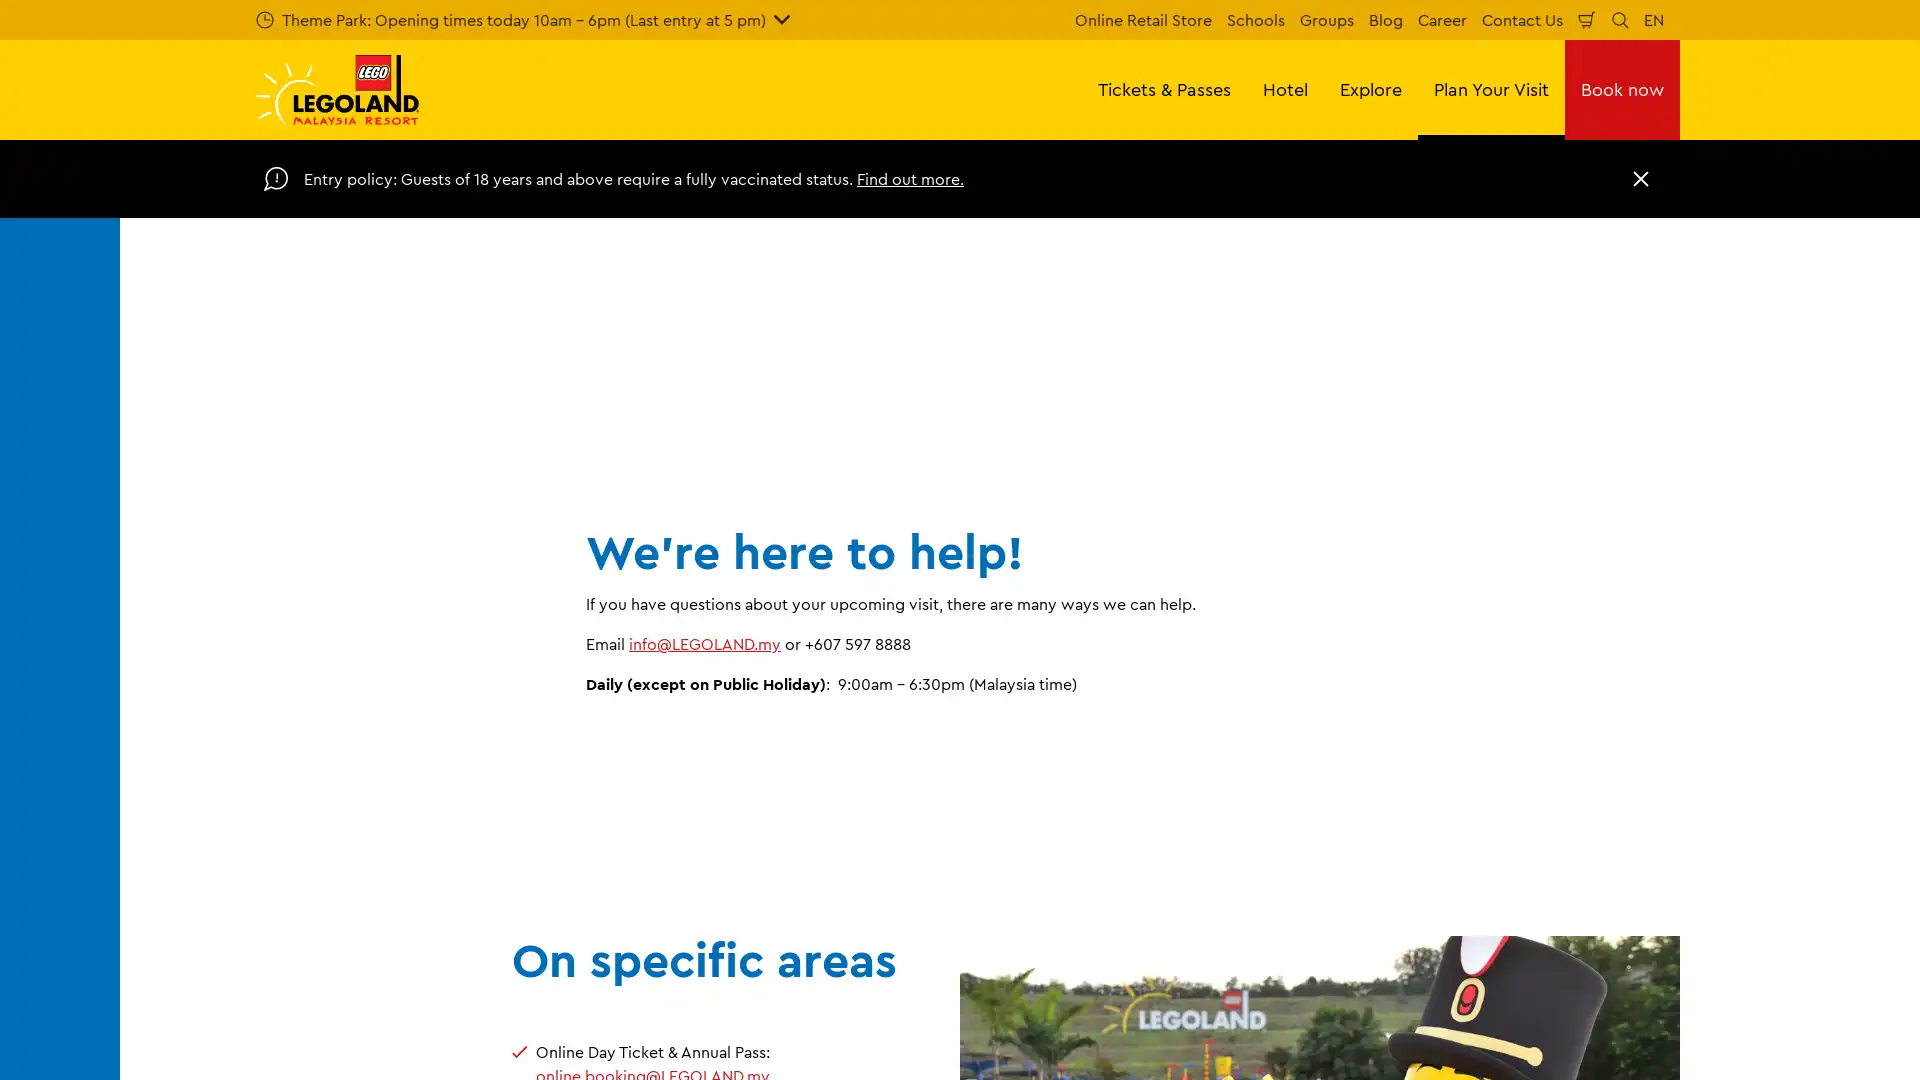 The image size is (1920, 1080). I want to click on Shopping Cart, so click(1586, 19).